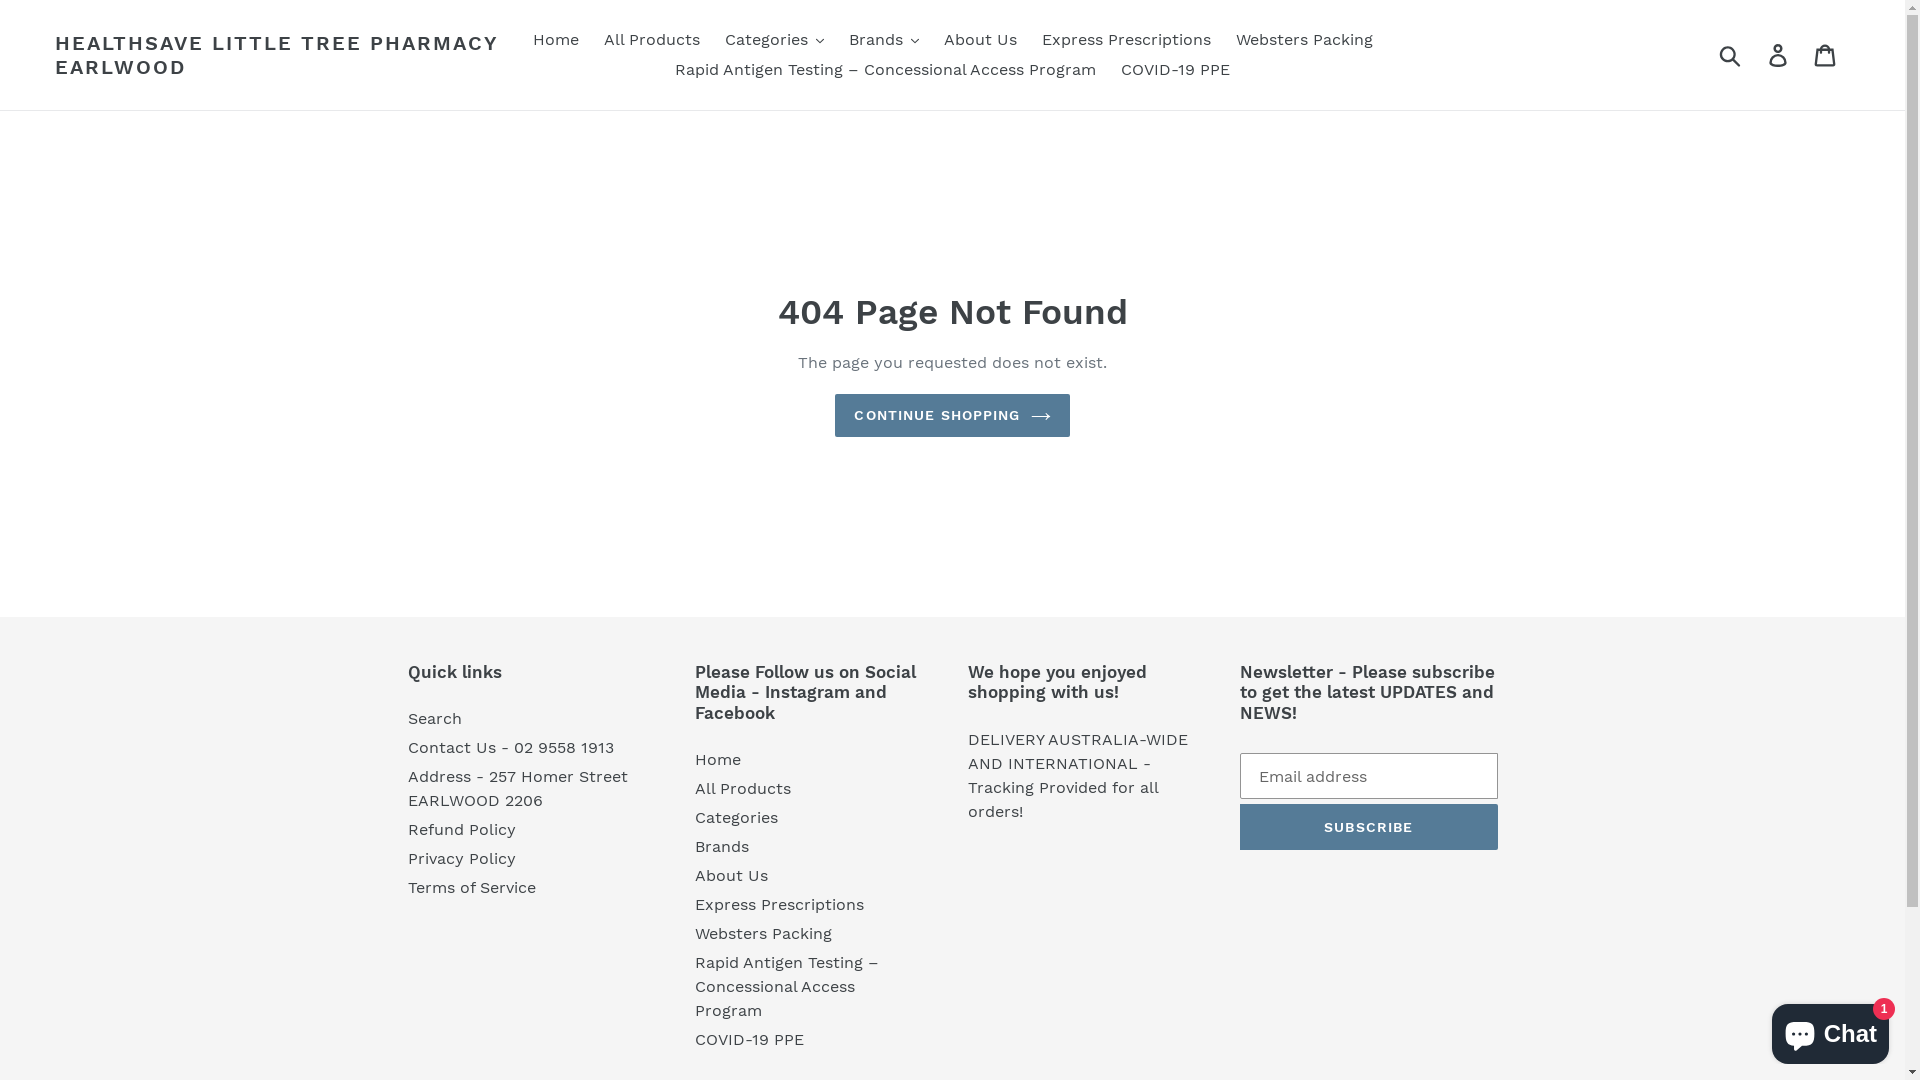  I want to click on 'HEALTHSAVE LITTLE TREE PHARMACY EARLWOOD', so click(278, 53).